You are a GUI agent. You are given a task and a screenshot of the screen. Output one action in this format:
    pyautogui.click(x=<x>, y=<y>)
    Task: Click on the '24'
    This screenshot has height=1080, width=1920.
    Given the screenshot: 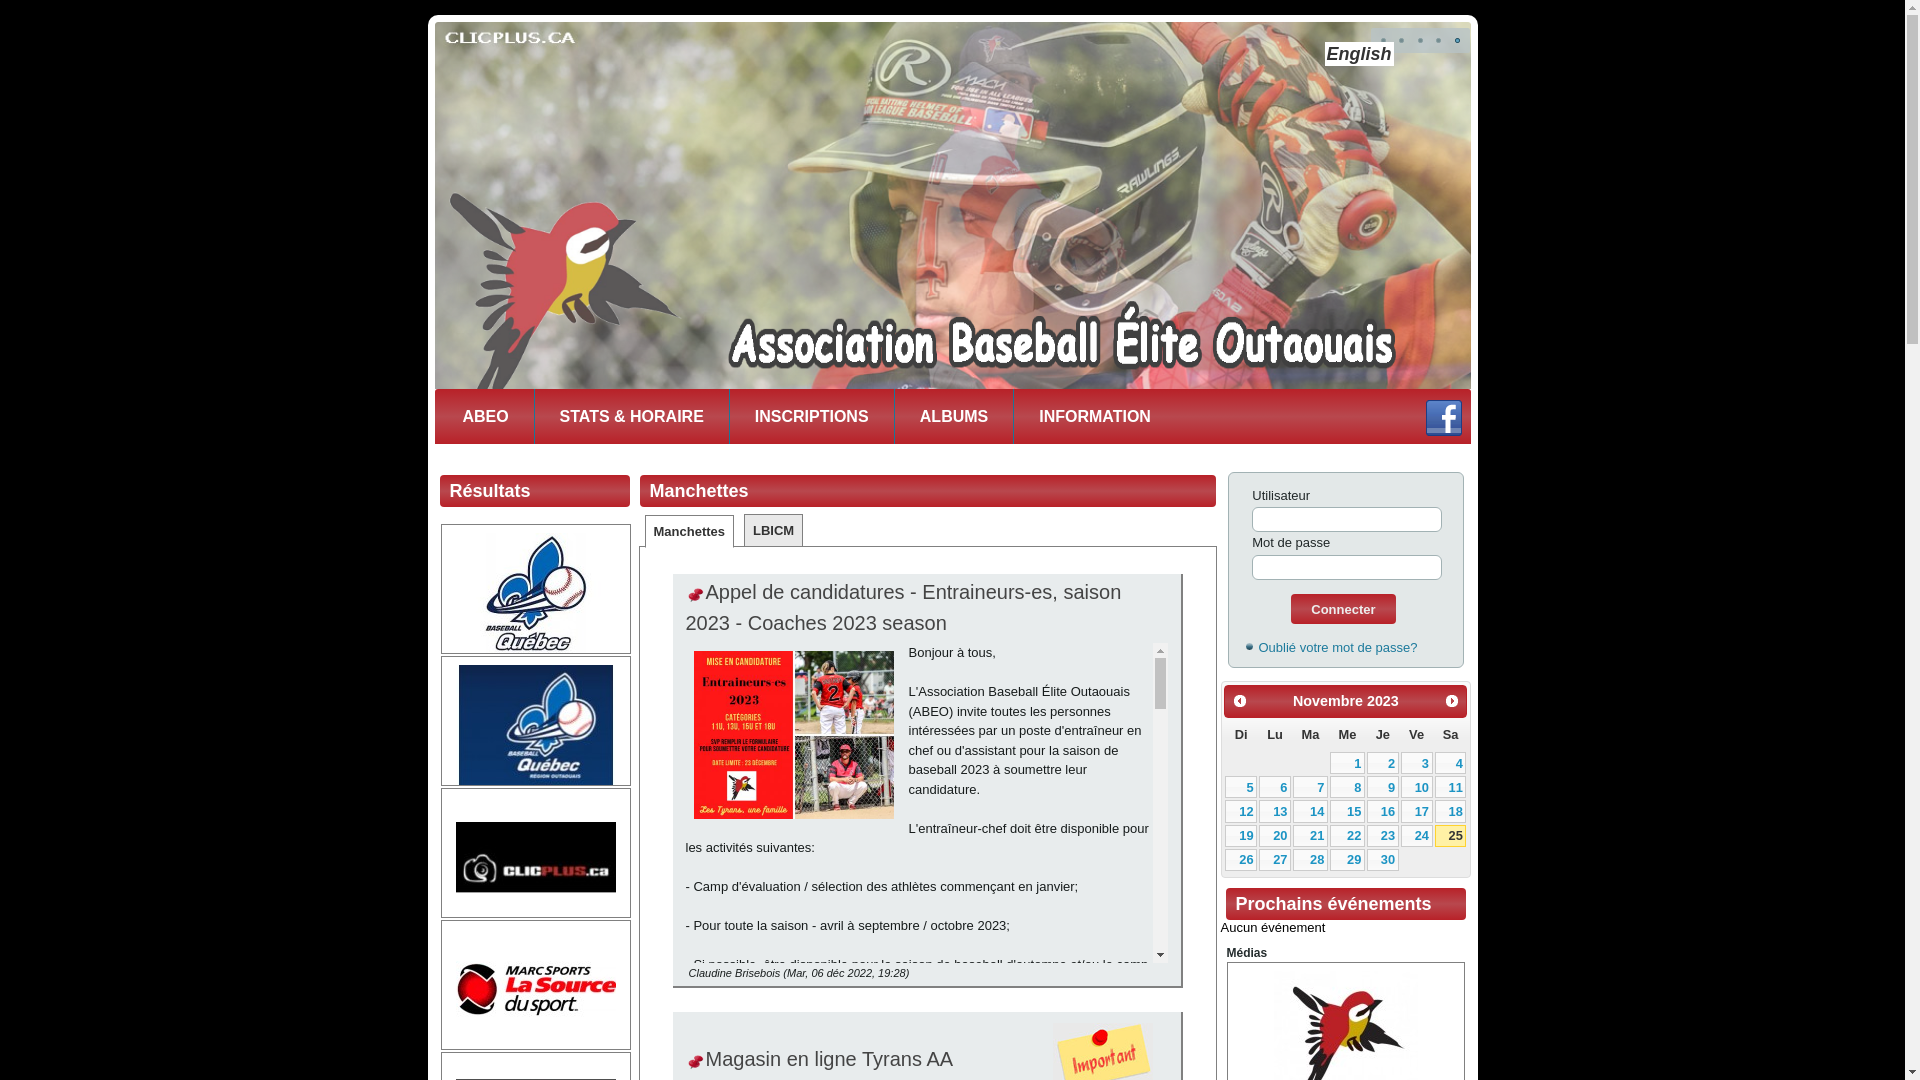 What is the action you would take?
    pyautogui.click(x=1415, y=836)
    